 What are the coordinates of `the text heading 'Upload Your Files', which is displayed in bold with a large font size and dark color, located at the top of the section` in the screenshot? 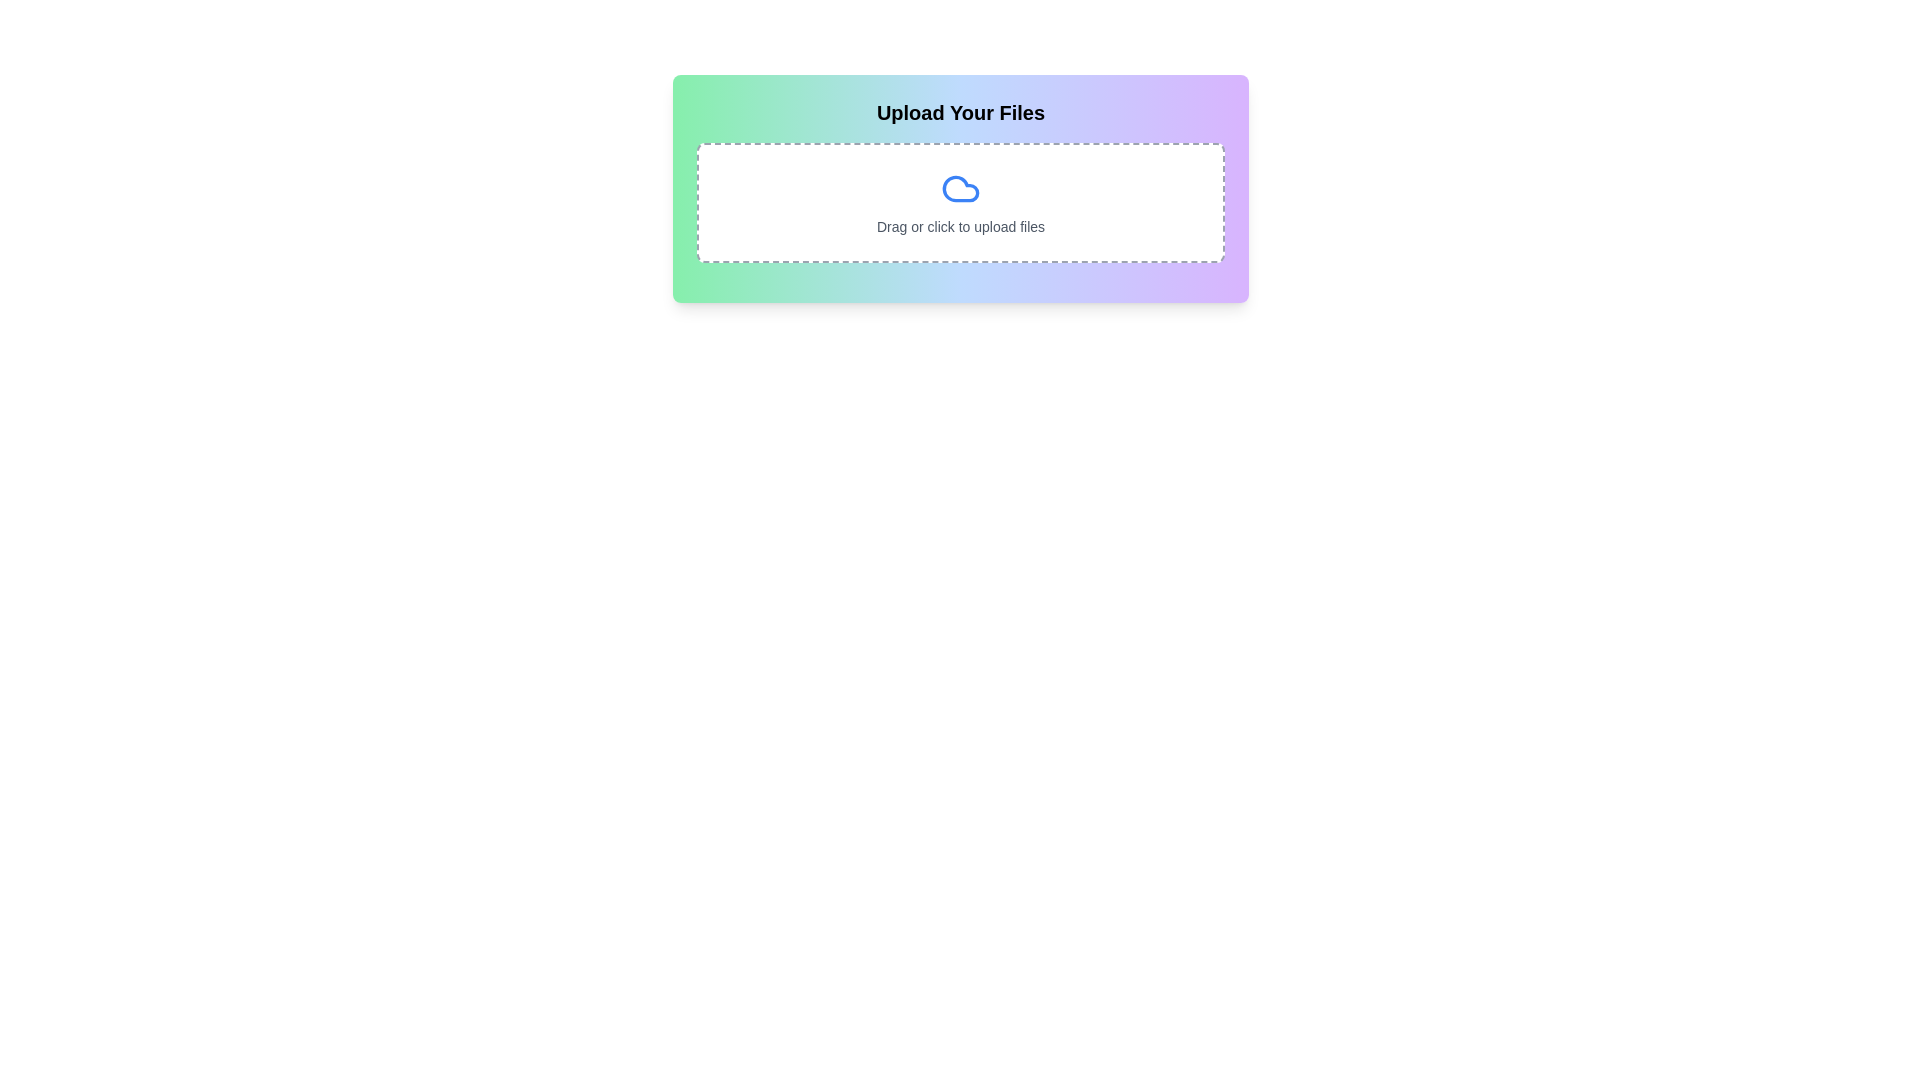 It's located at (960, 112).